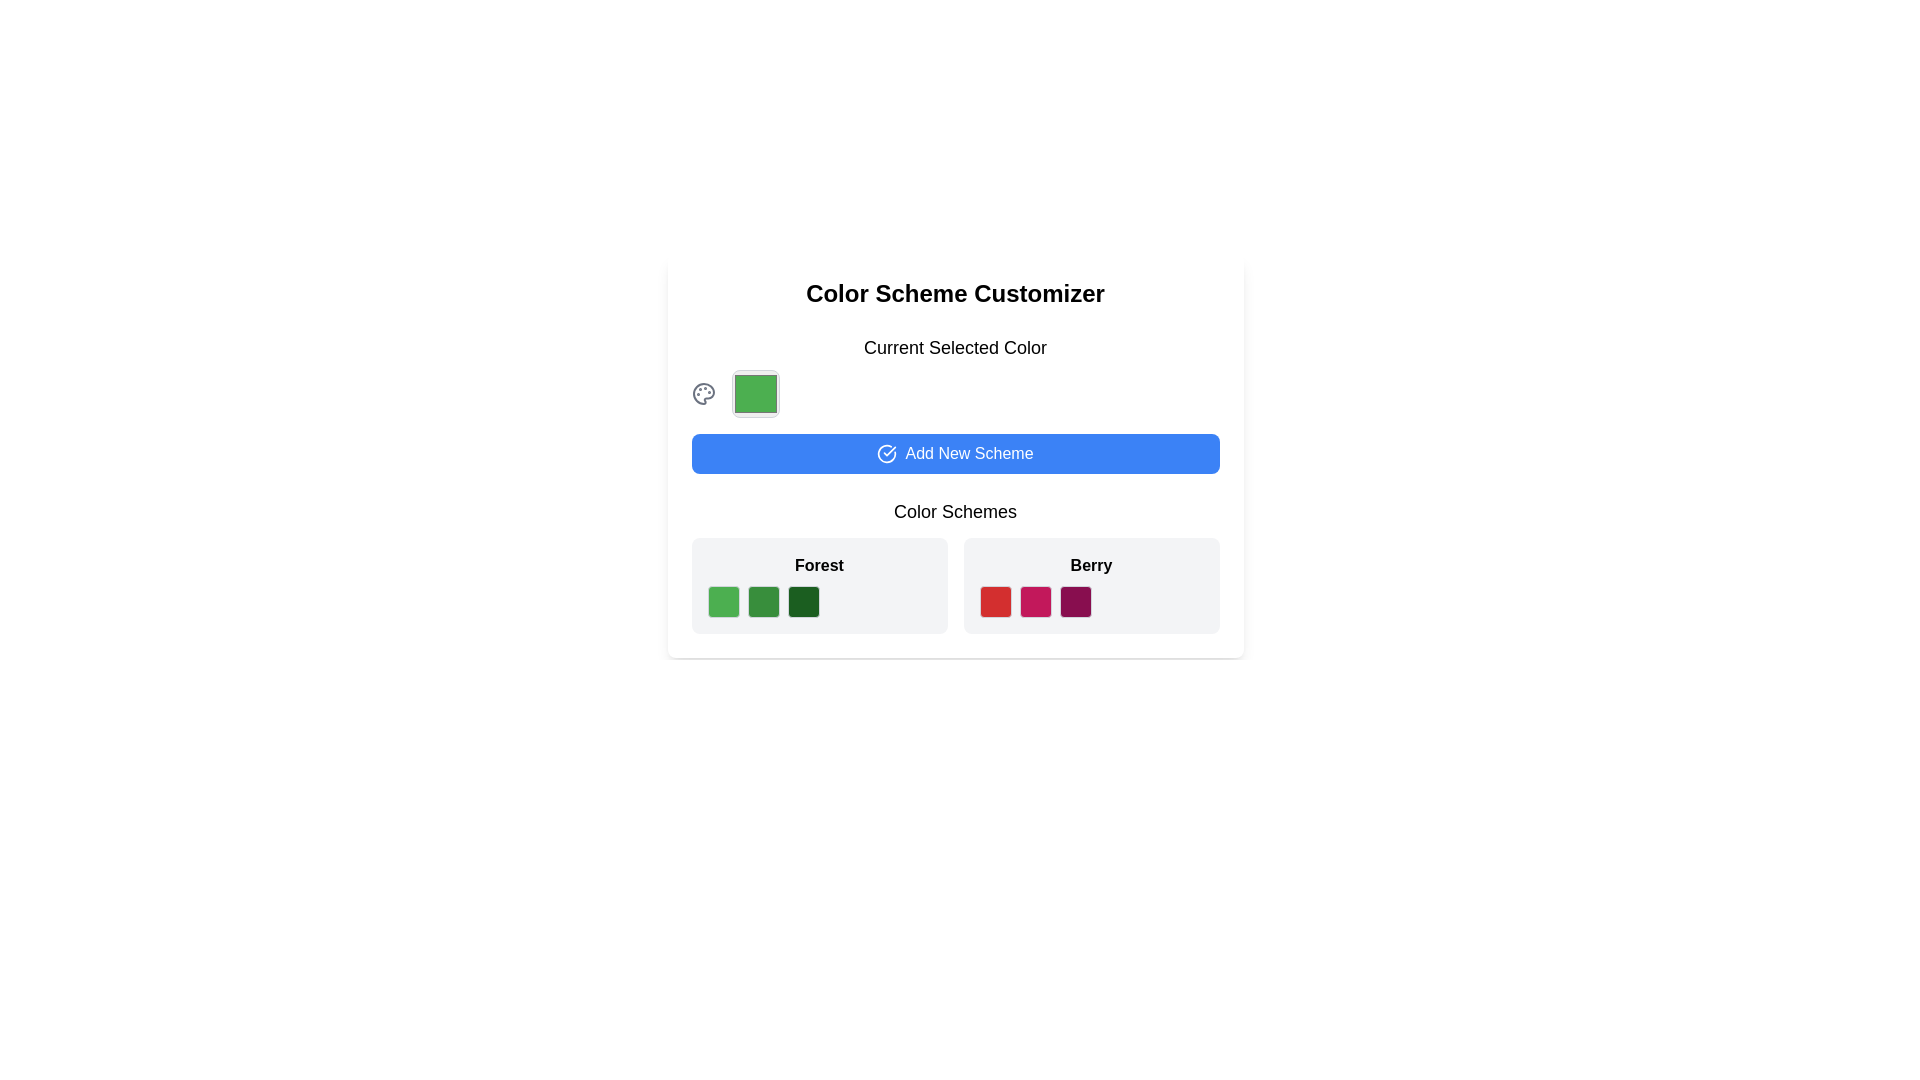 Image resolution: width=1920 pixels, height=1080 pixels. What do you see at coordinates (954, 454) in the screenshot?
I see `the horizontally-stretched blue button labeled 'Add New Scheme' with a checkmark icon` at bounding box center [954, 454].